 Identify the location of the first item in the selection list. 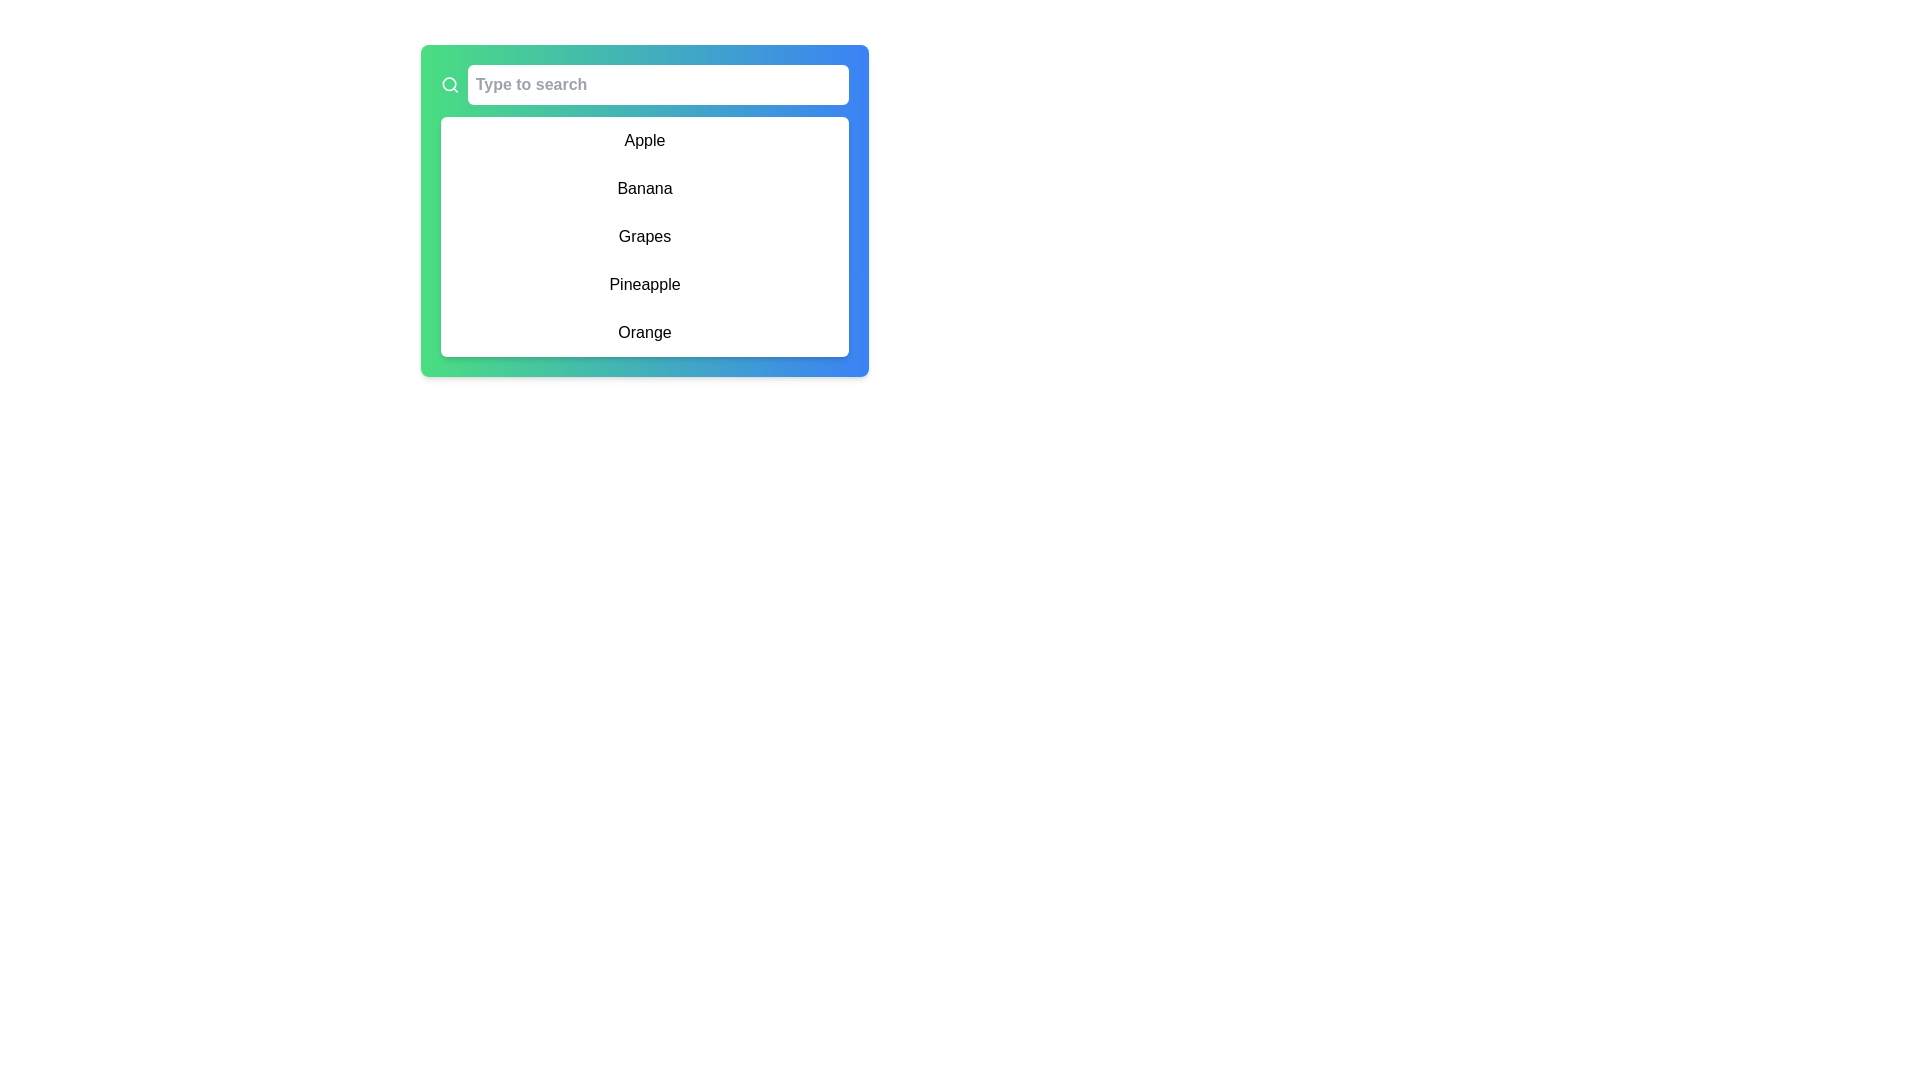
(644, 140).